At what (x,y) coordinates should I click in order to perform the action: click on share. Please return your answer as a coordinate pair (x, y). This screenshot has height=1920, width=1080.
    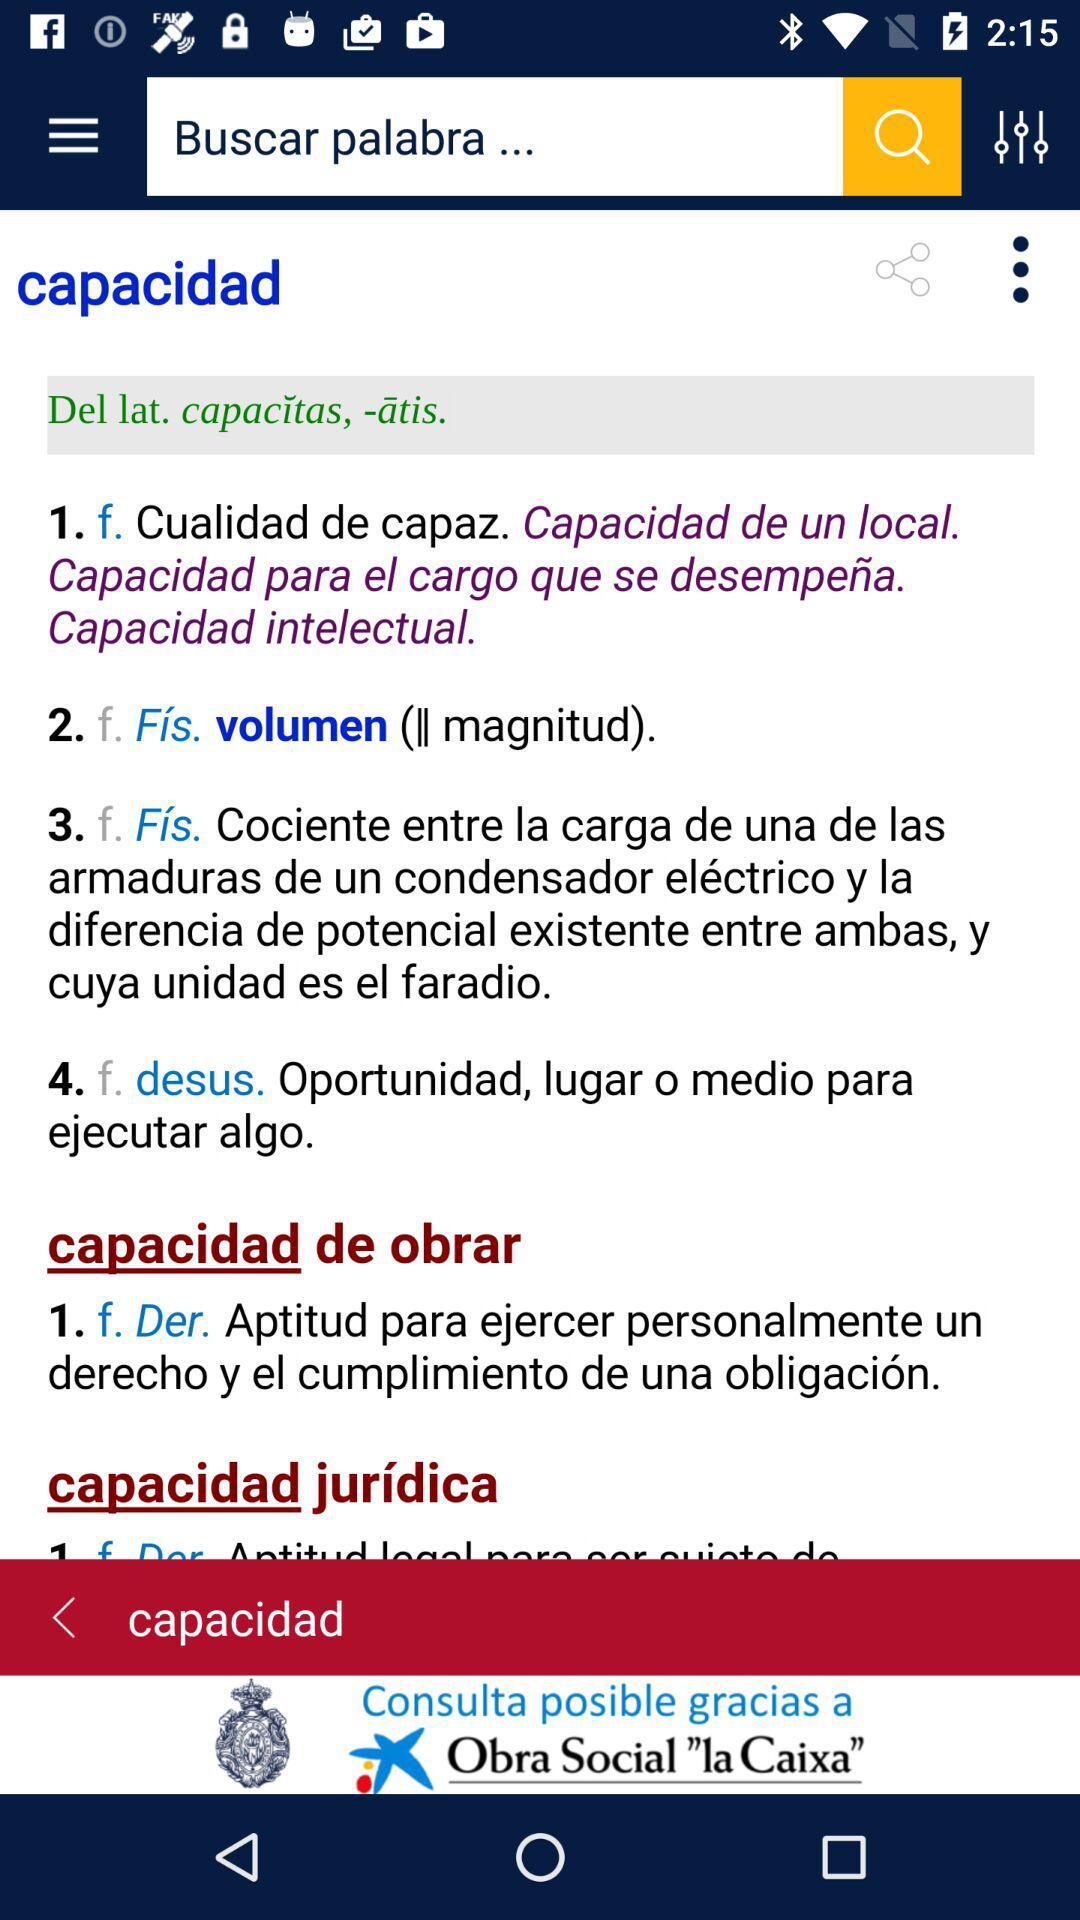
    Looking at the image, I should click on (902, 268).